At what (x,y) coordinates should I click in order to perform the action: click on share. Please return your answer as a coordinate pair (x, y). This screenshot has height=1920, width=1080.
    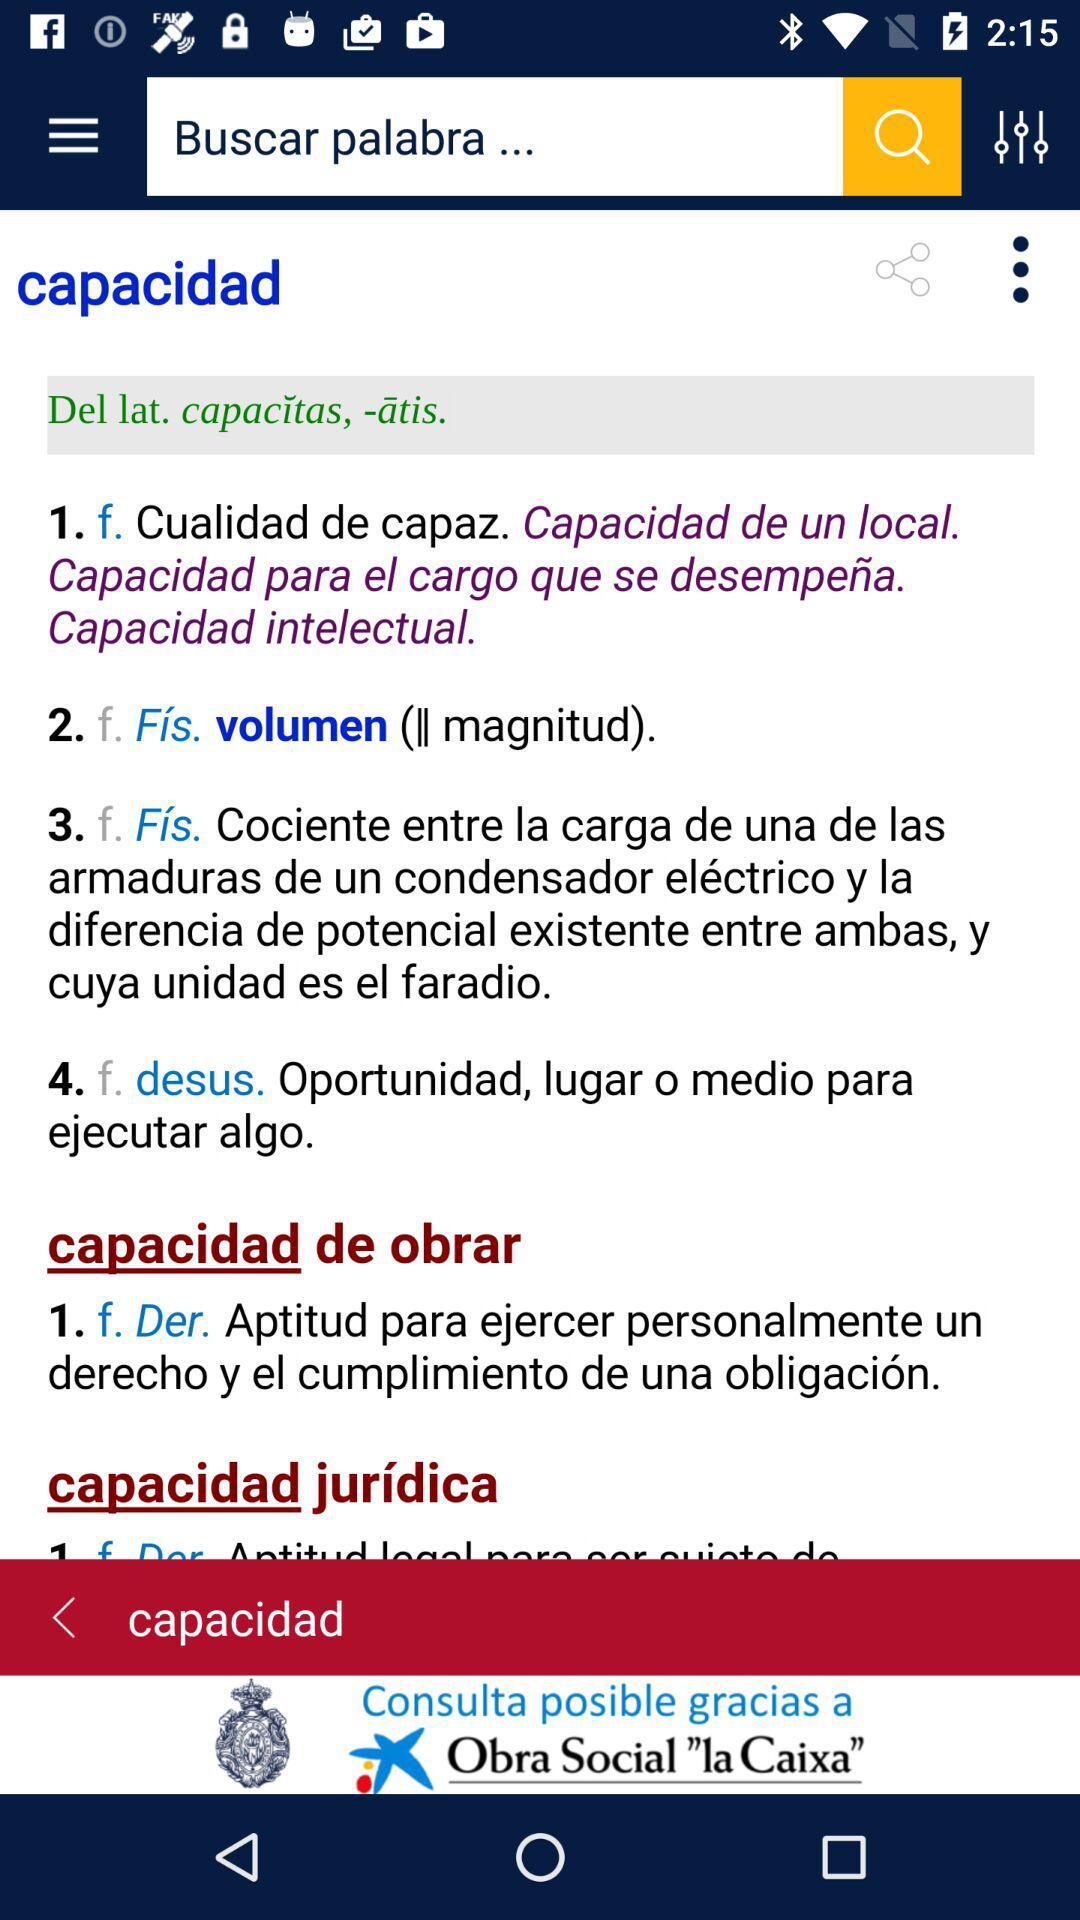
    Looking at the image, I should click on (902, 268).